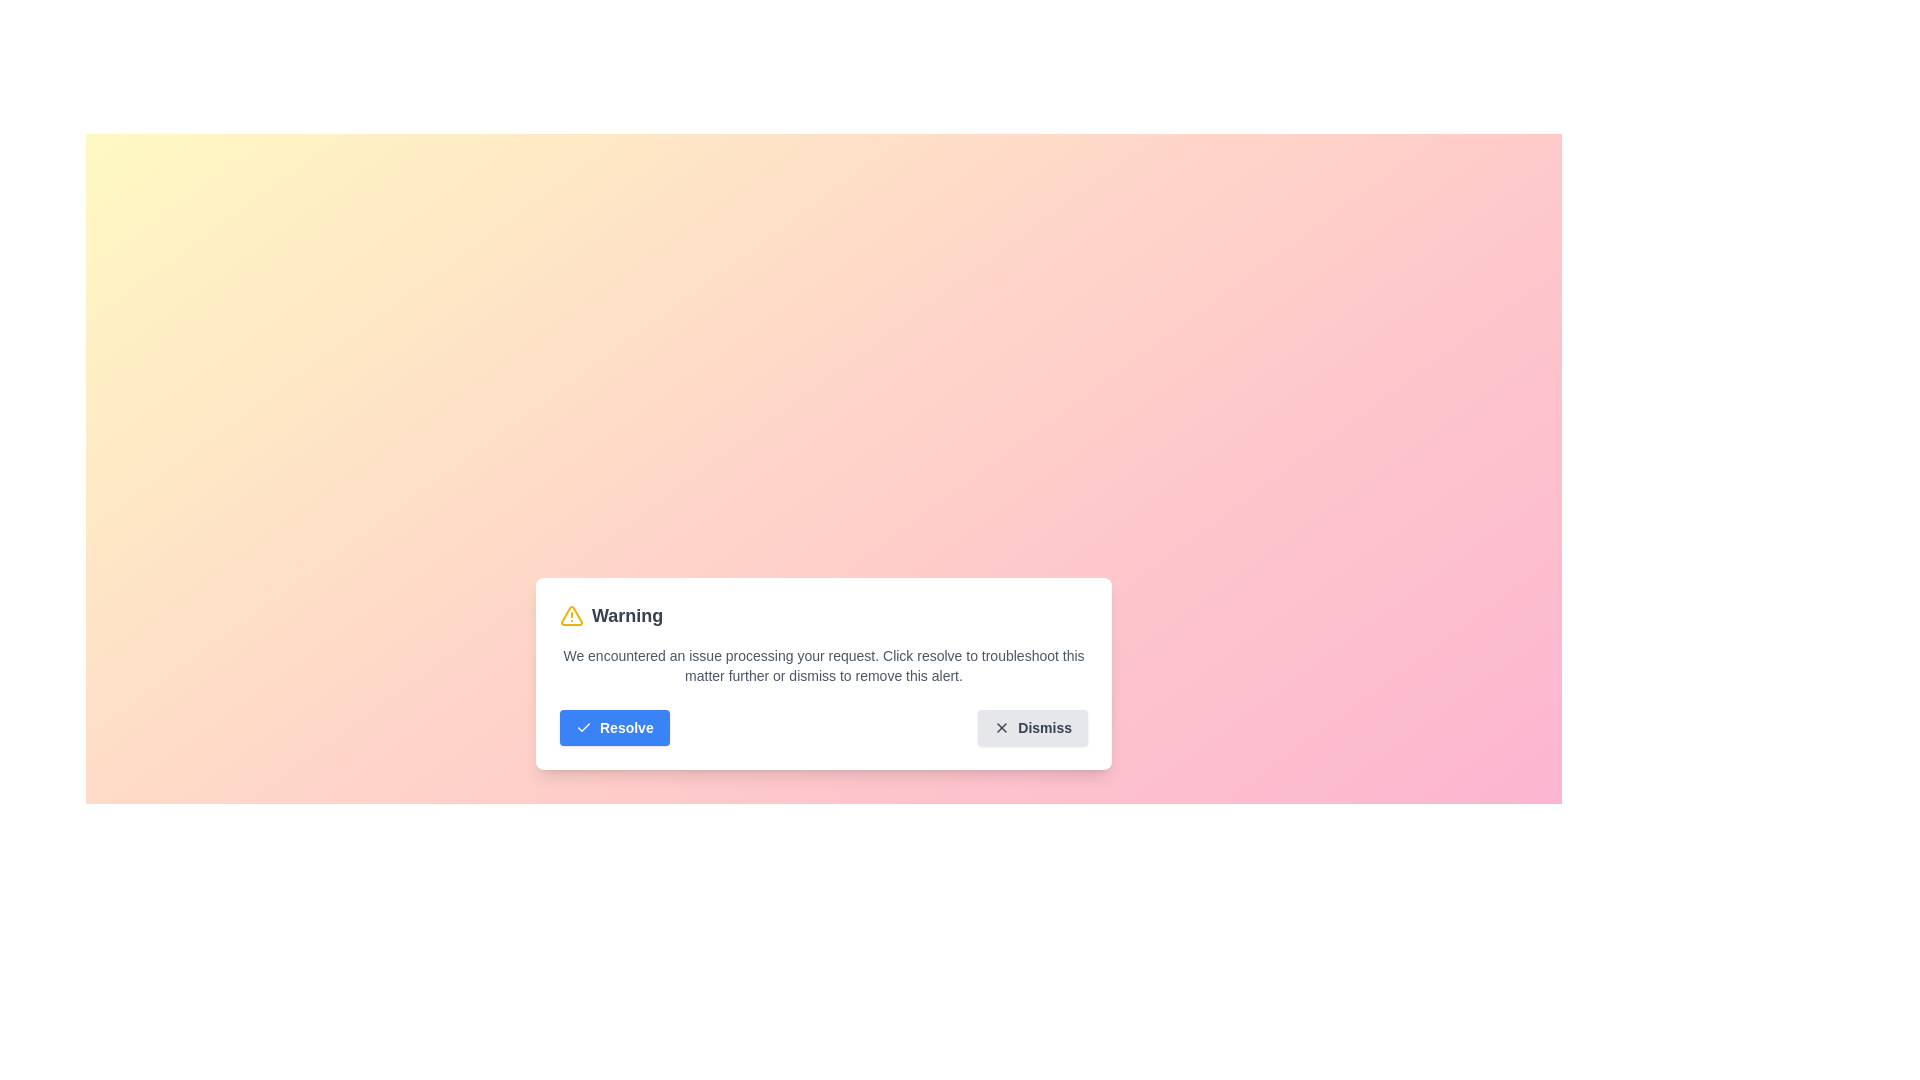 The height and width of the screenshot is (1080, 1920). What do you see at coordinates (610, 615) in the screenshot?
I see `warning message displayed in the Header with icon element that features bold gray text 'Warning' and a yellow triangle-shaped warning icon with an exclamation mark` at bounding box center [610, 615].